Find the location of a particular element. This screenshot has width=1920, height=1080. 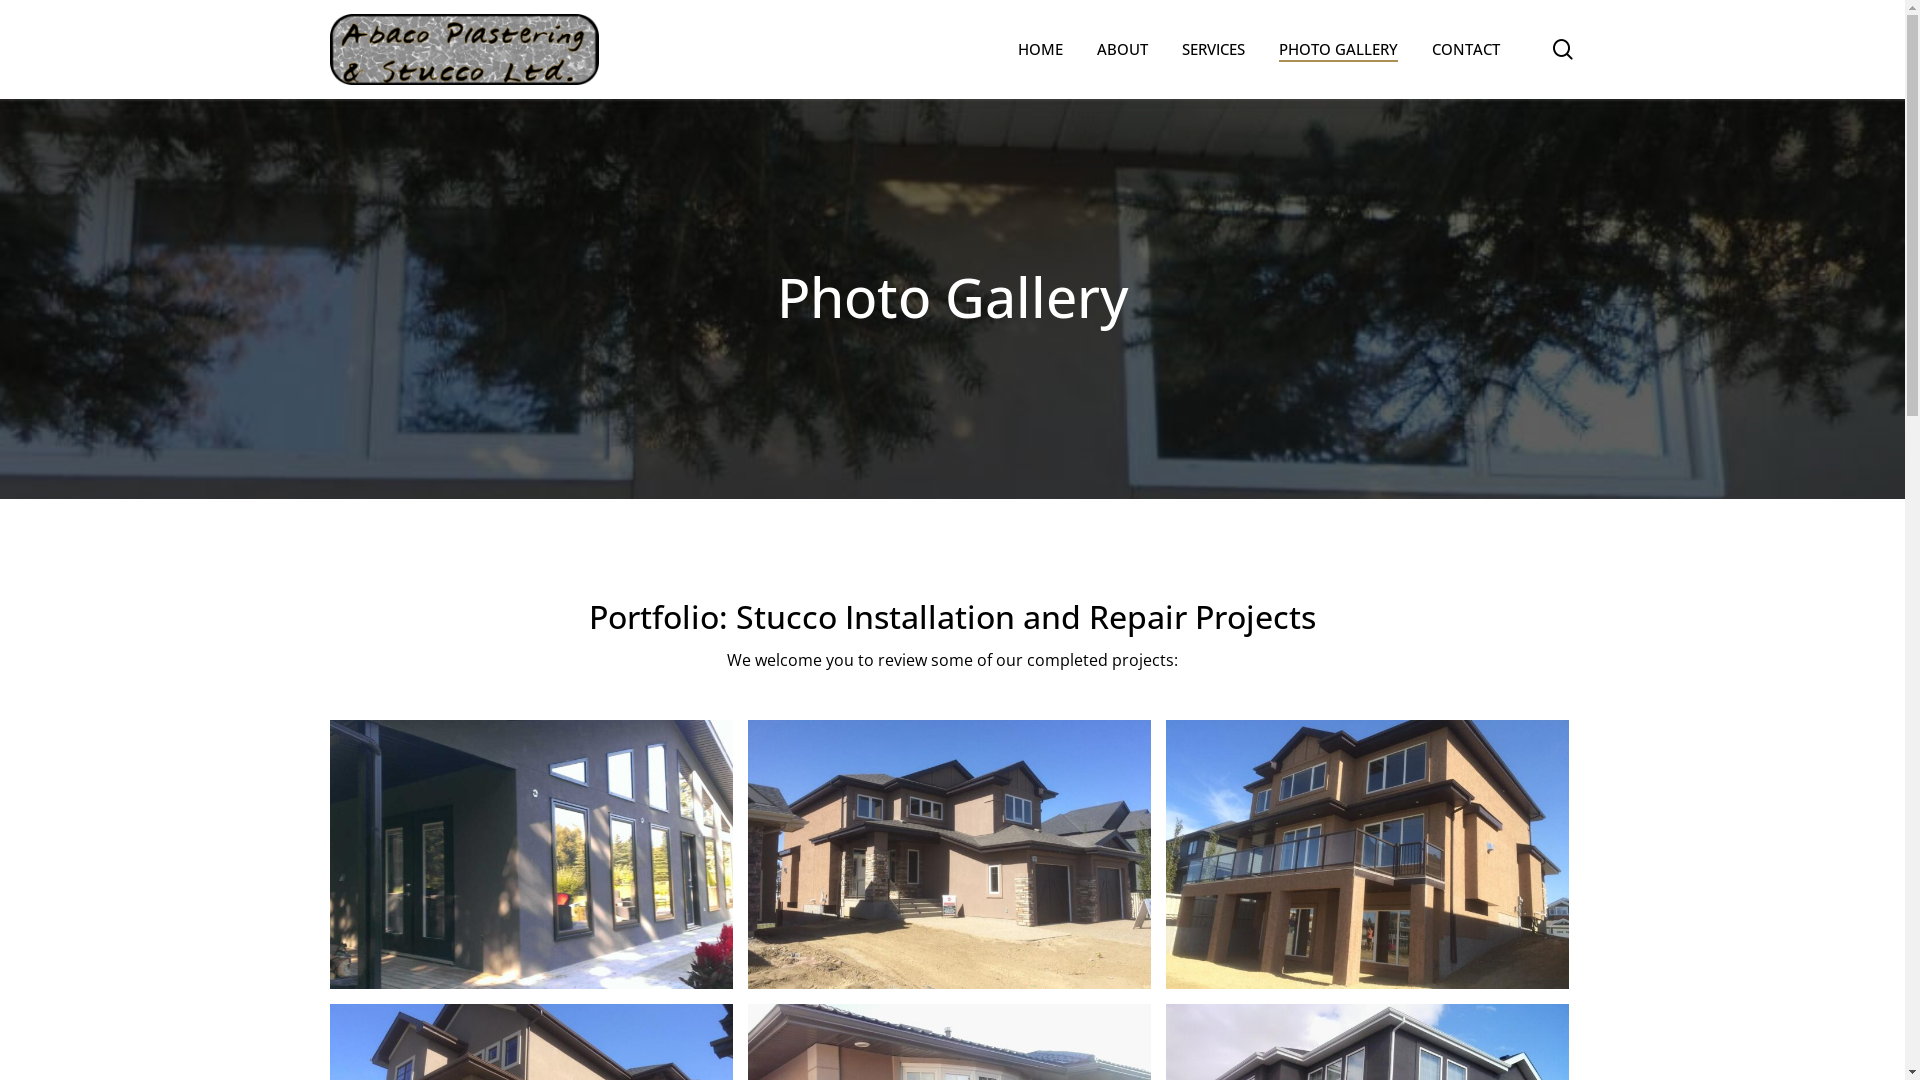

'HOME' is located at coordinates (1040, 48).